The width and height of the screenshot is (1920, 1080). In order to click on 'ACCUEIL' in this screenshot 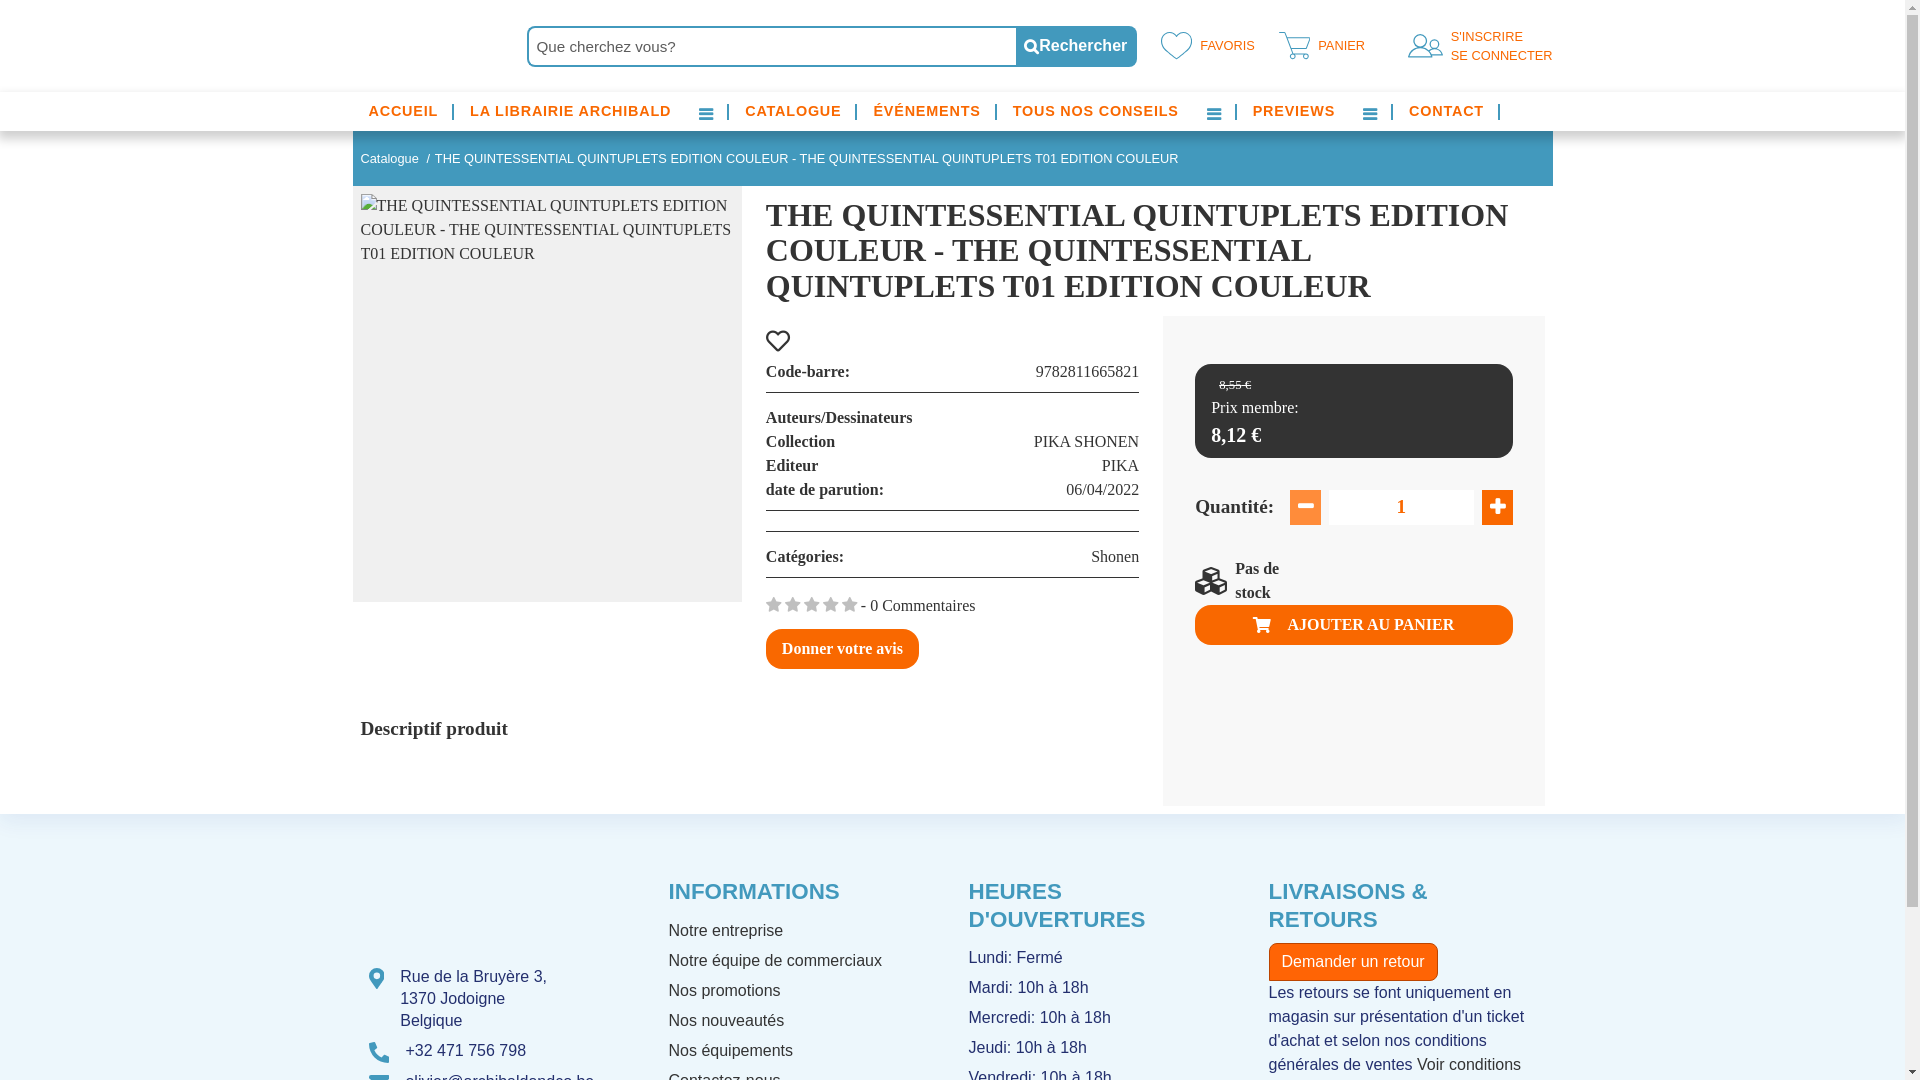, I will do `click(402, 111)`.